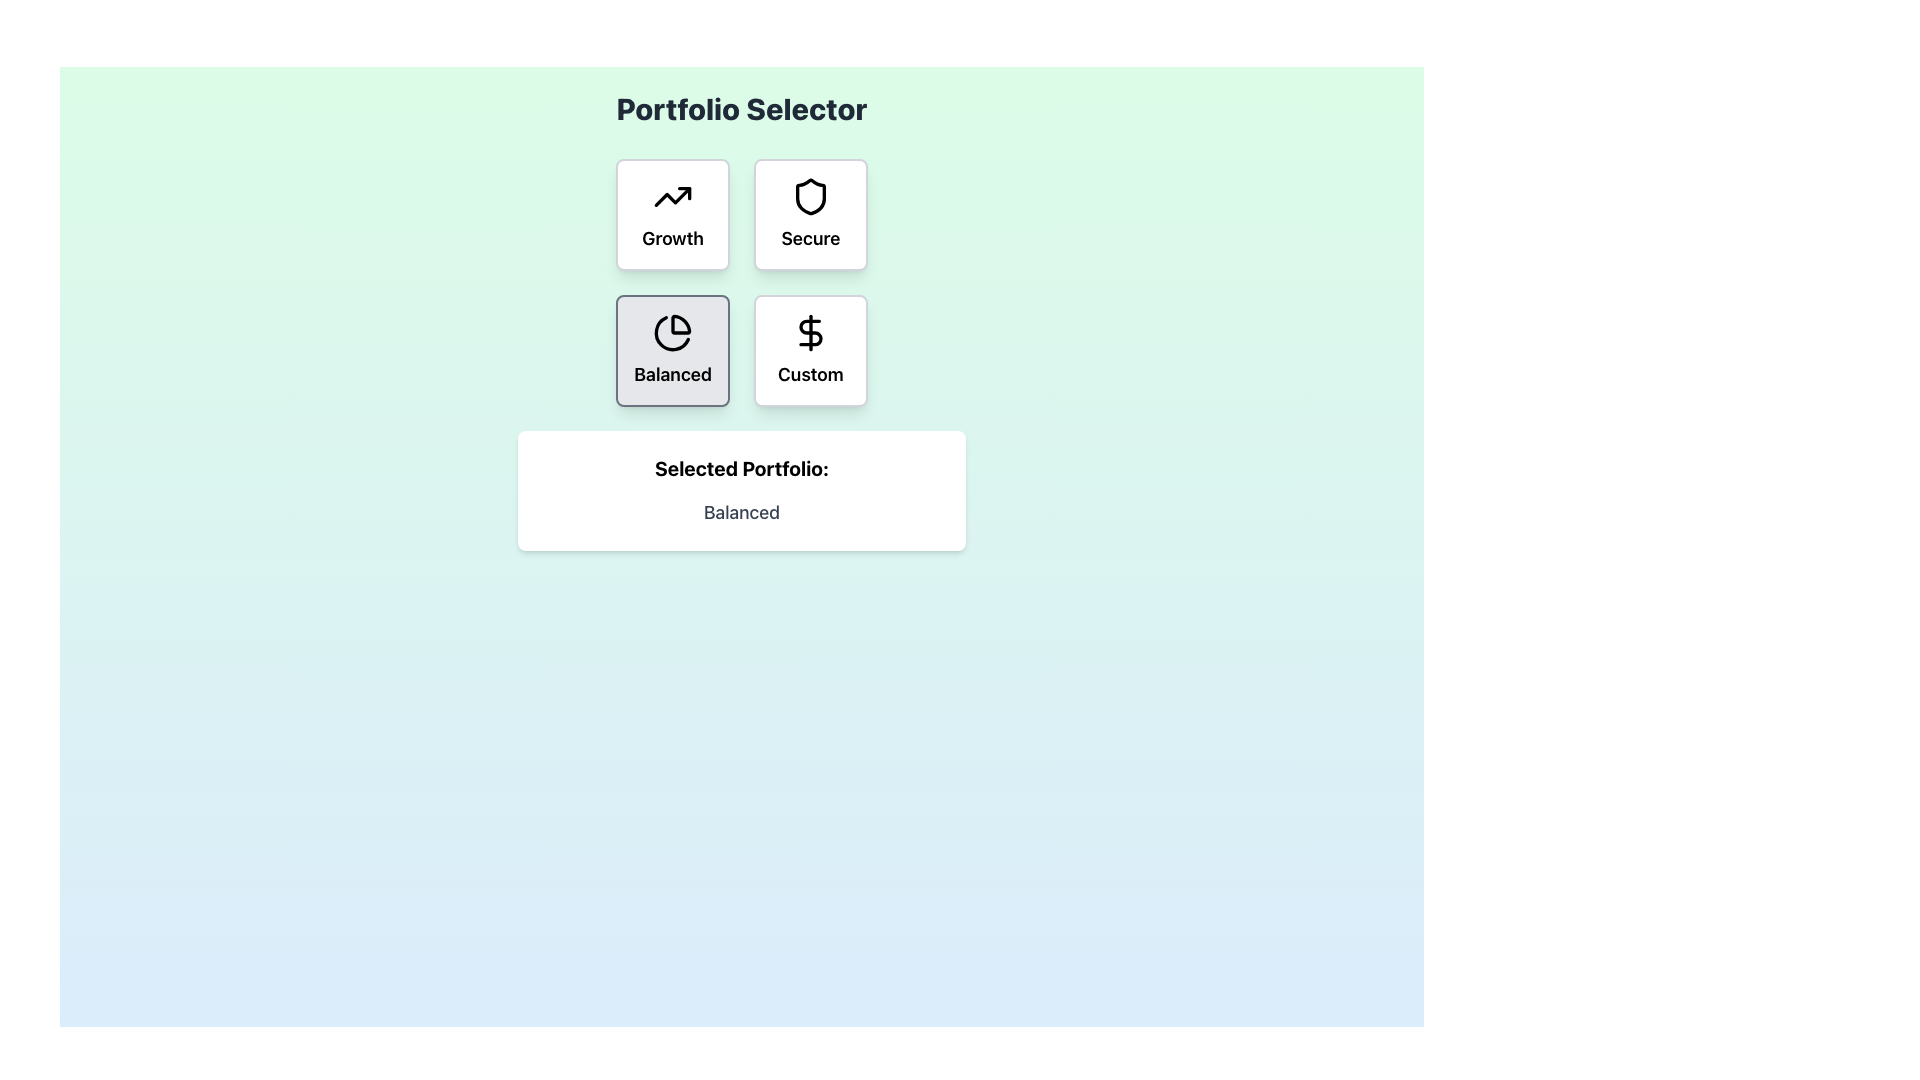 The image size is (1920, 1080). What do you see at coordinates (673, 238) in the screenshot?
I see `the label element with the text 'Growth', which is styled with a bold font and located in the top-left quadrant of a grid layout, above the 'Balanced' card and left of the 'Secure' card` at bounding box center [673, 238].